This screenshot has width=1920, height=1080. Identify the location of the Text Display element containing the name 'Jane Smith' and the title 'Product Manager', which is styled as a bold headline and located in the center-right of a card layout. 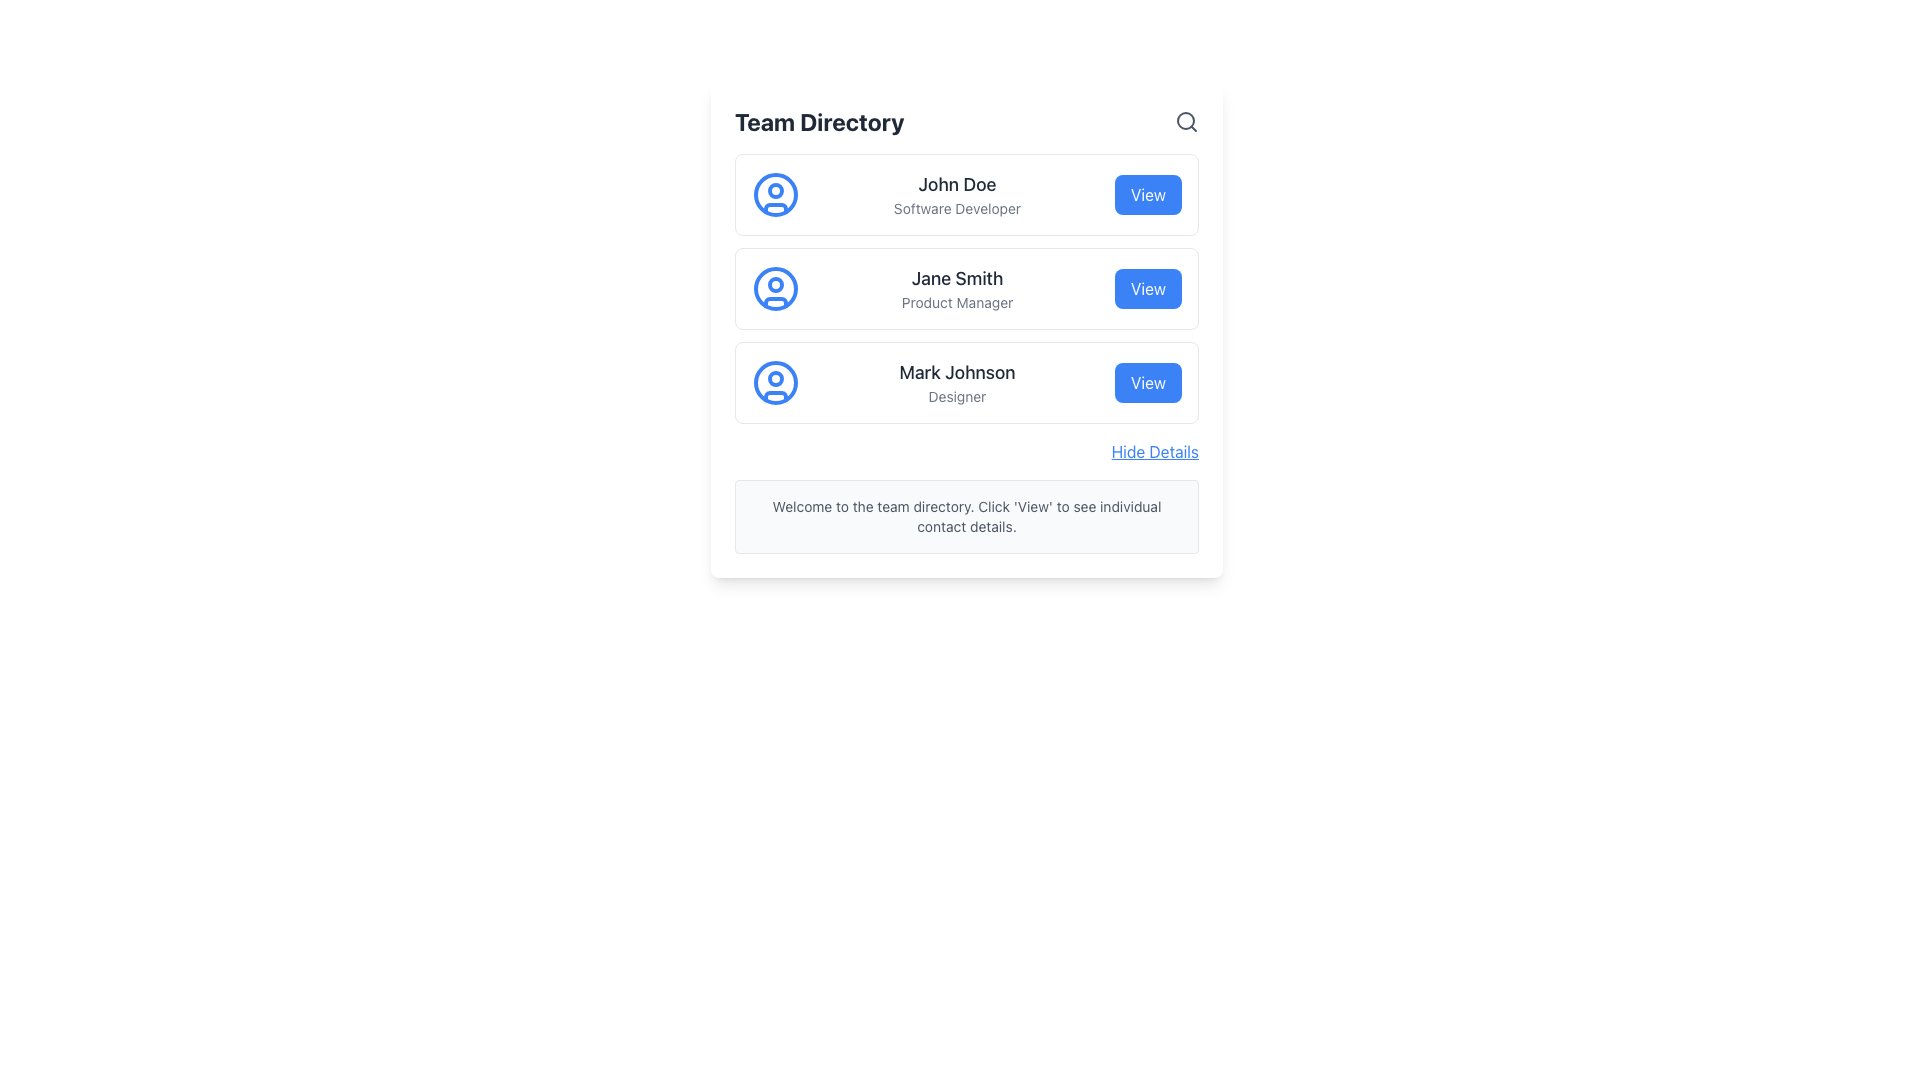
(956, 289).